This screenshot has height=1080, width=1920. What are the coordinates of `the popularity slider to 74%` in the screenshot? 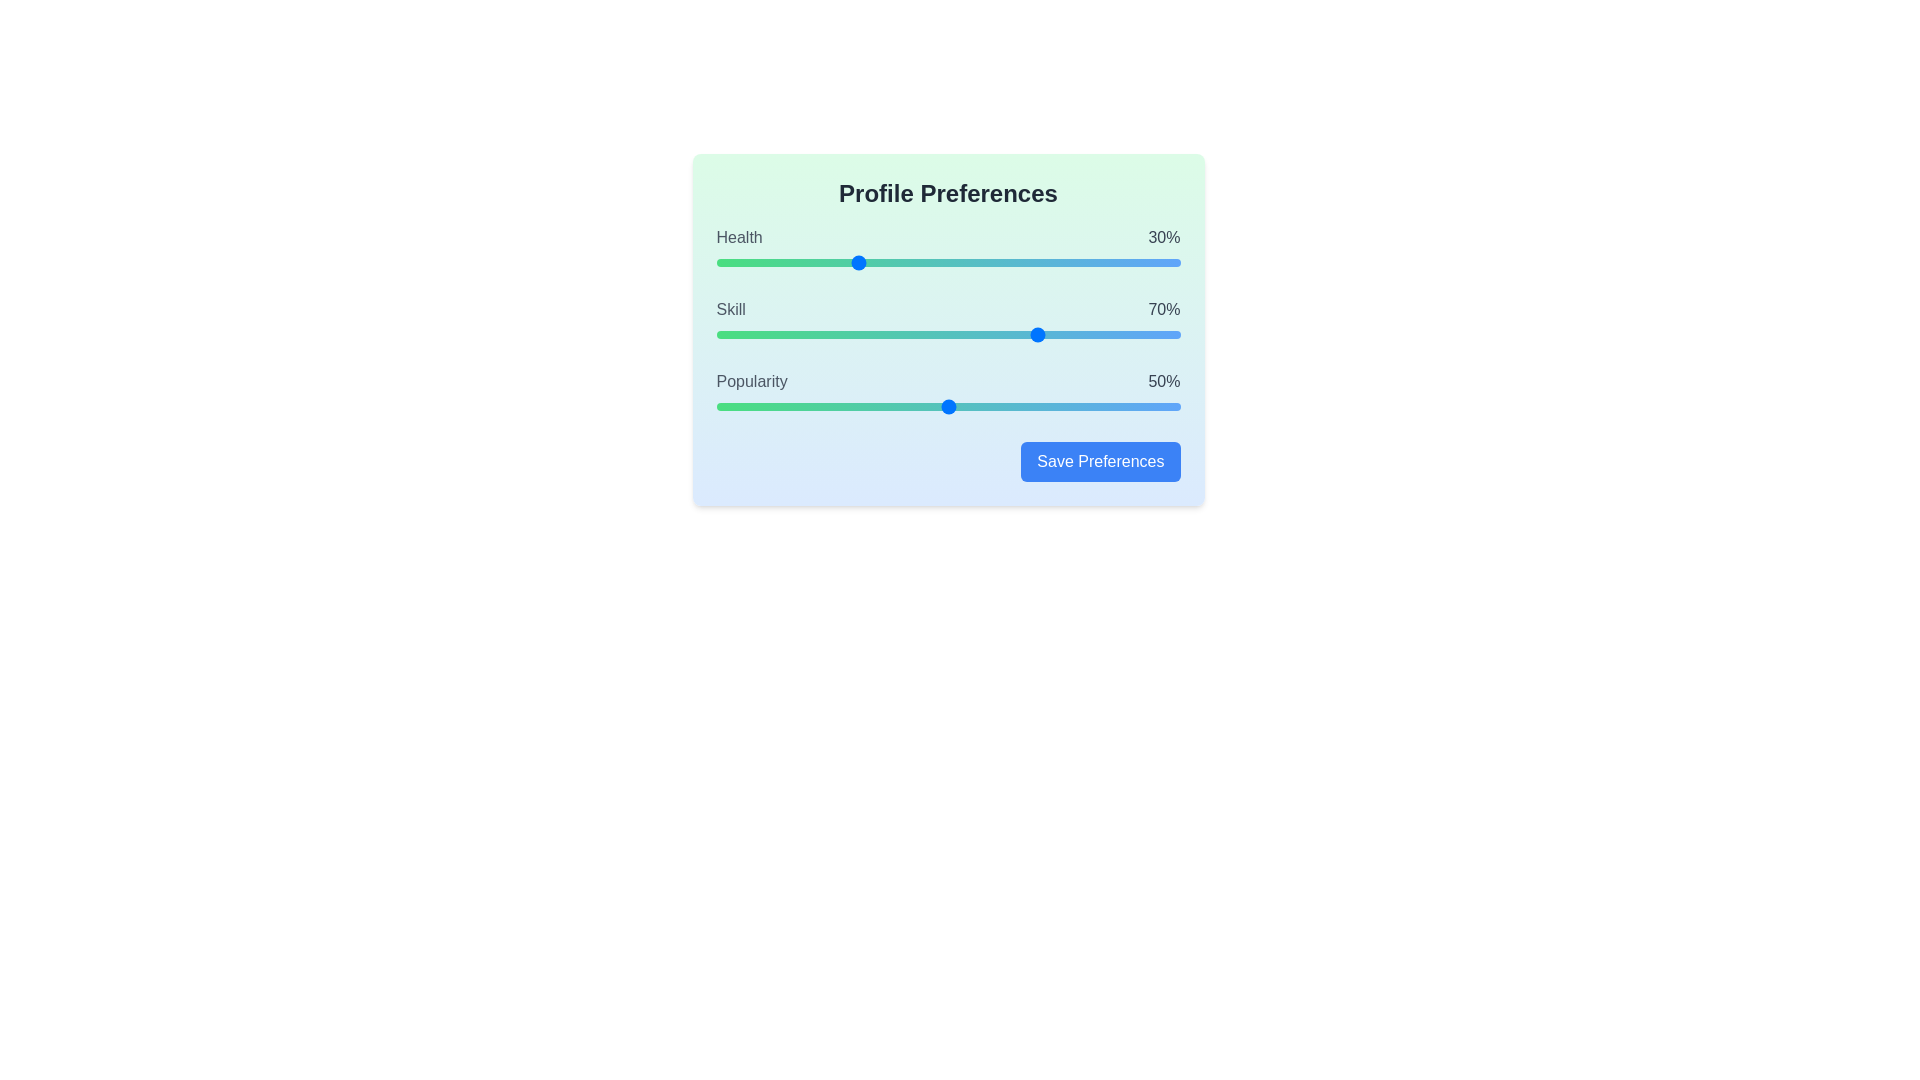 It's located at (1058, 406).